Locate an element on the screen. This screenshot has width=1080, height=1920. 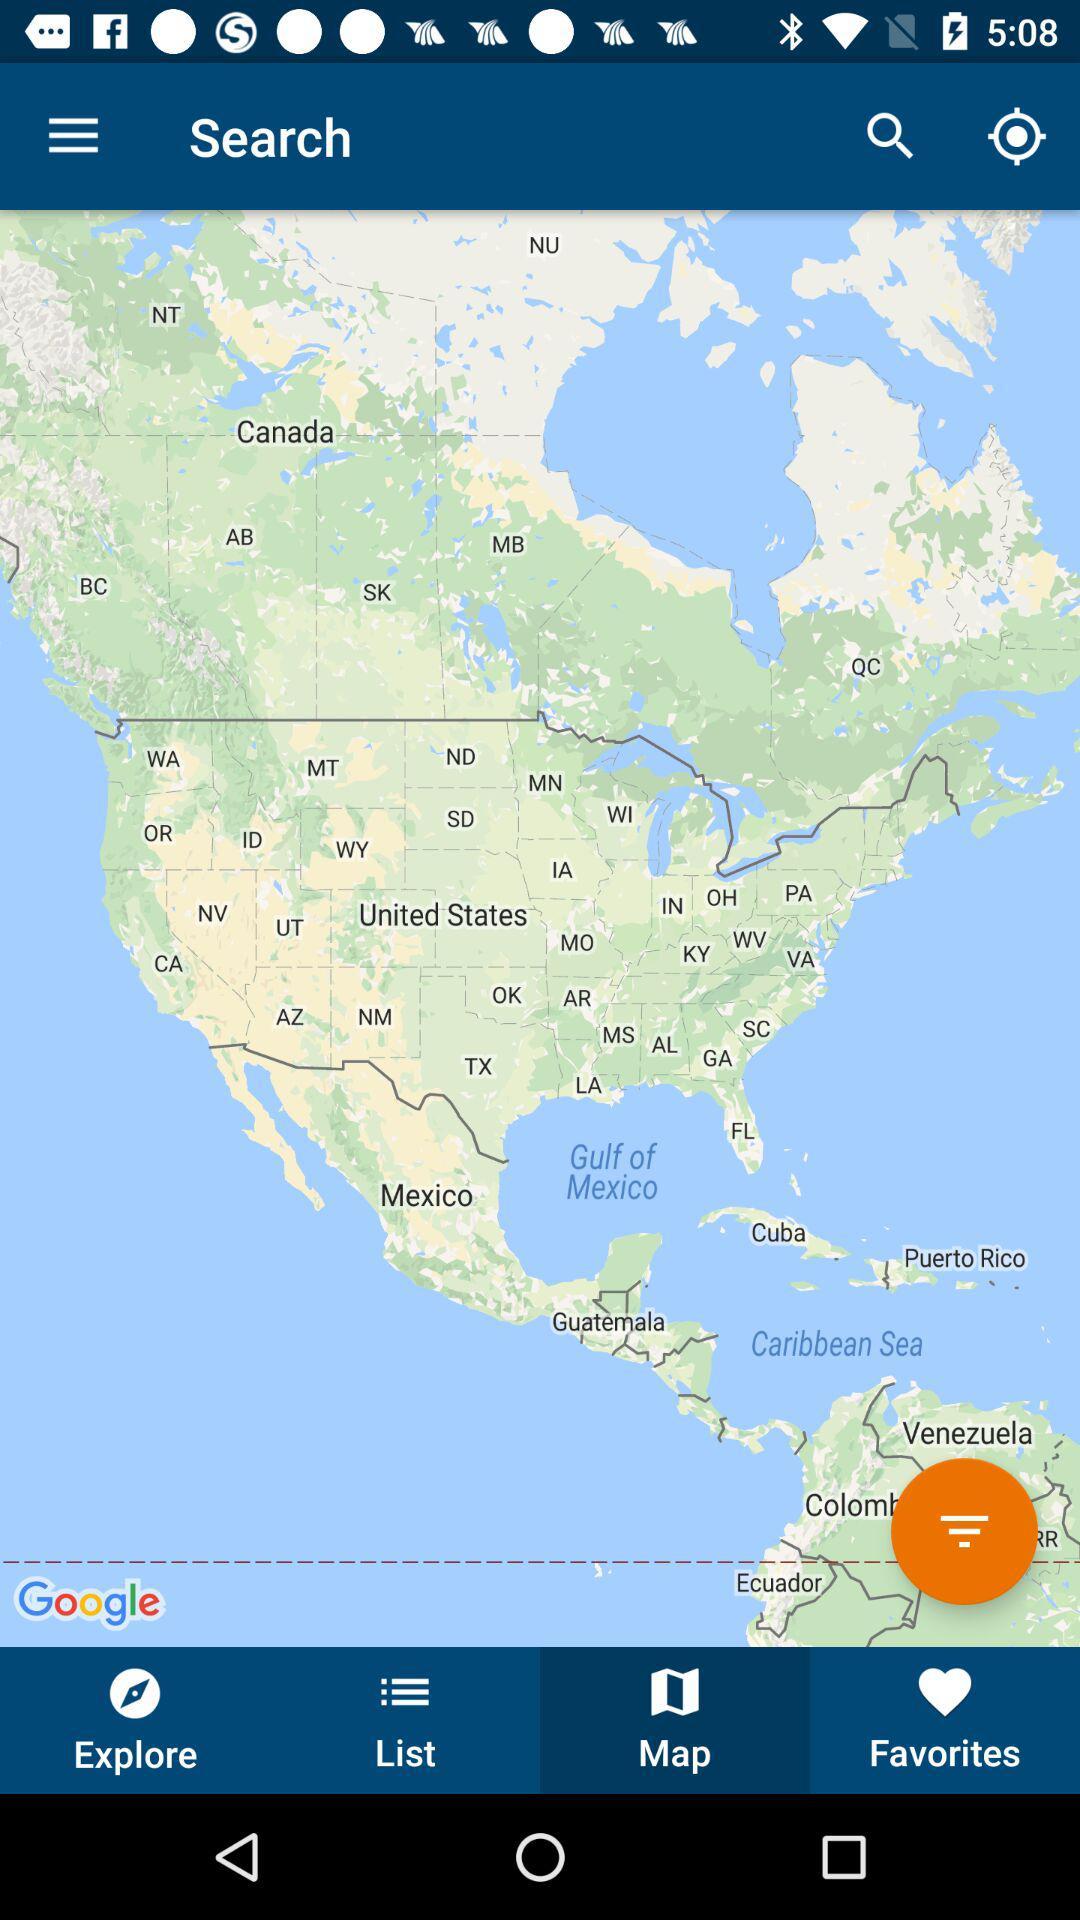
the icon next to explore item is located at coordinates (405, 1719).